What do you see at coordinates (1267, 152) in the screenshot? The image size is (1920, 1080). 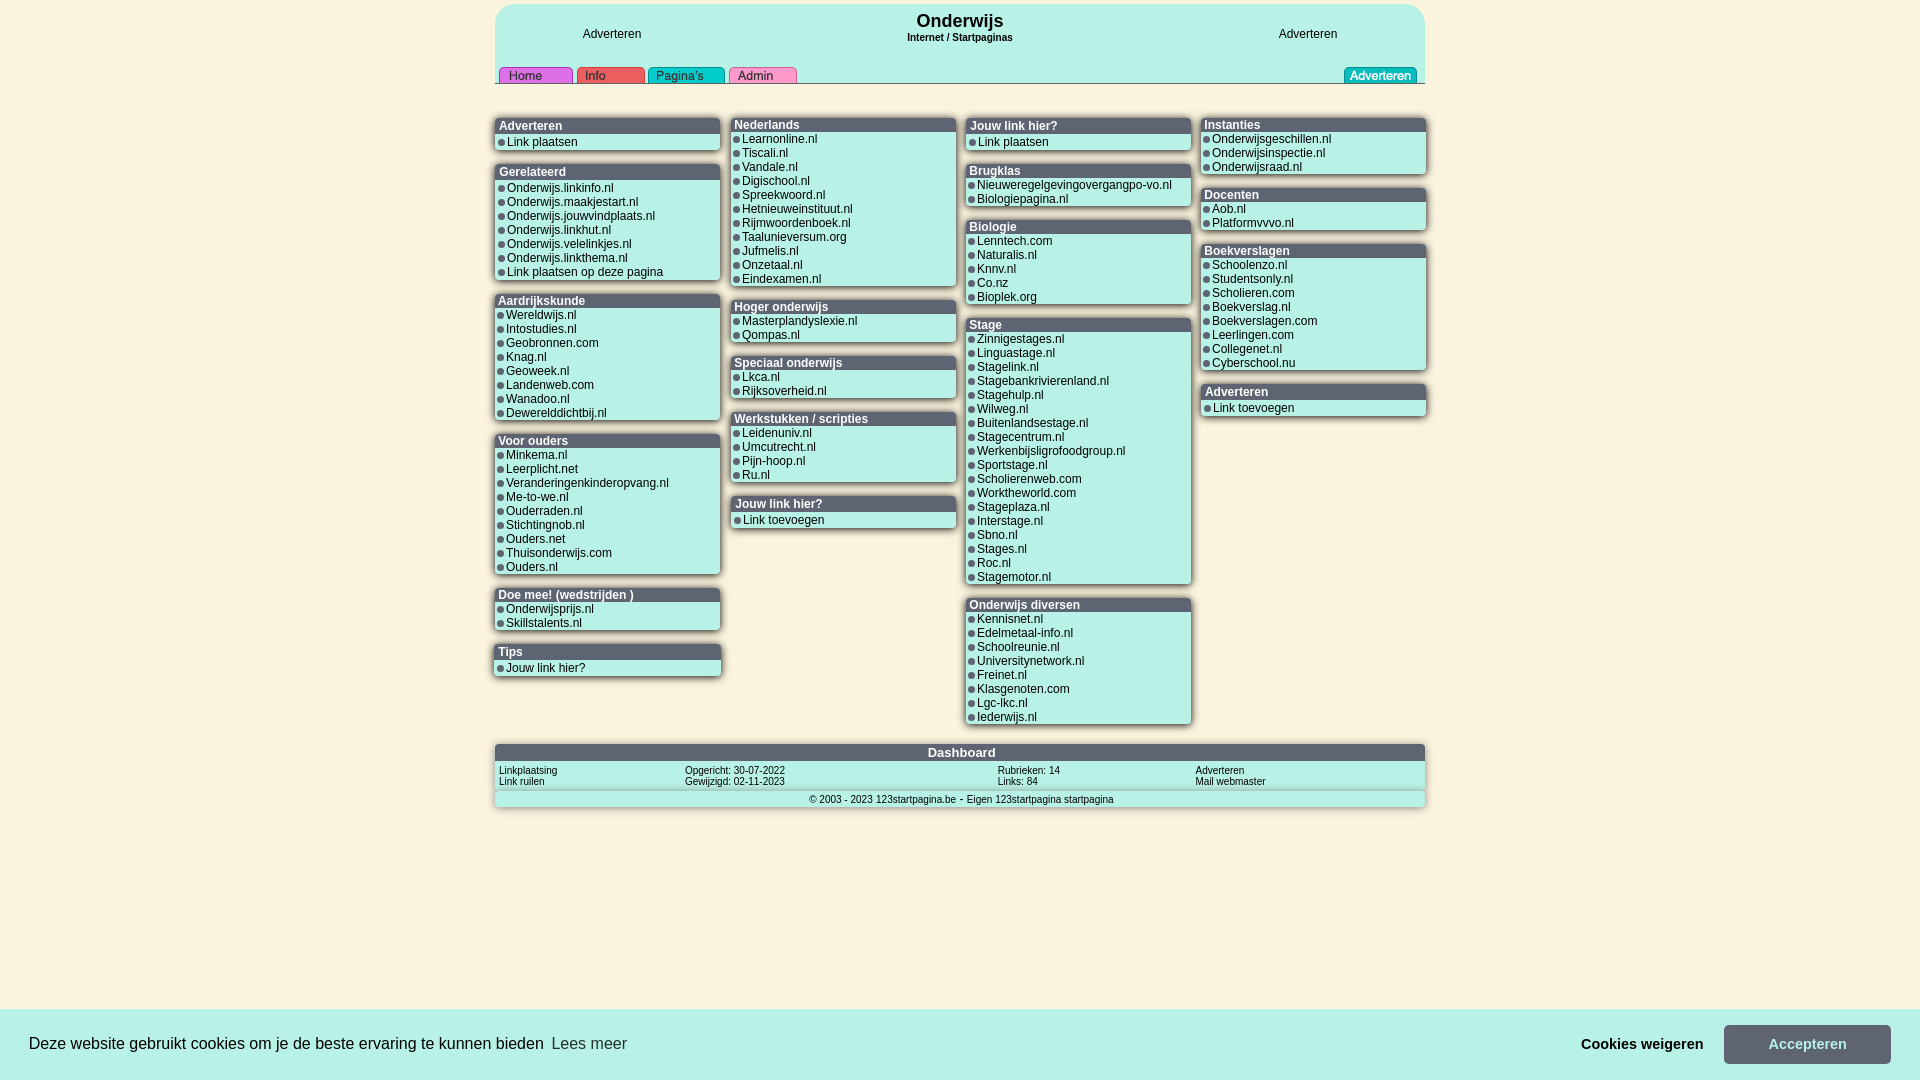 I see `'Onderwijsinspectie.nl'` at bounding box center [1267, 152].